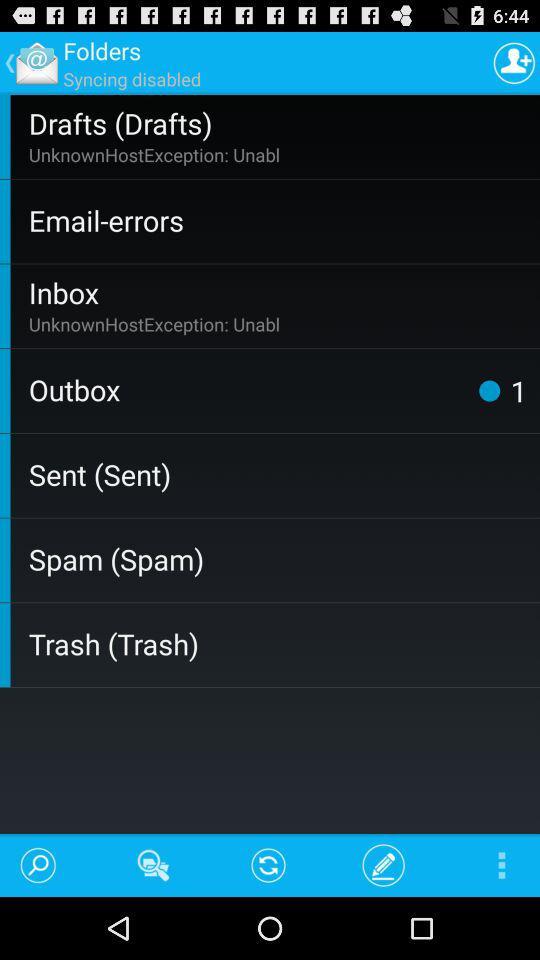 The image size is (540, 960). I want to click on the 1 item, so click(518, 389).